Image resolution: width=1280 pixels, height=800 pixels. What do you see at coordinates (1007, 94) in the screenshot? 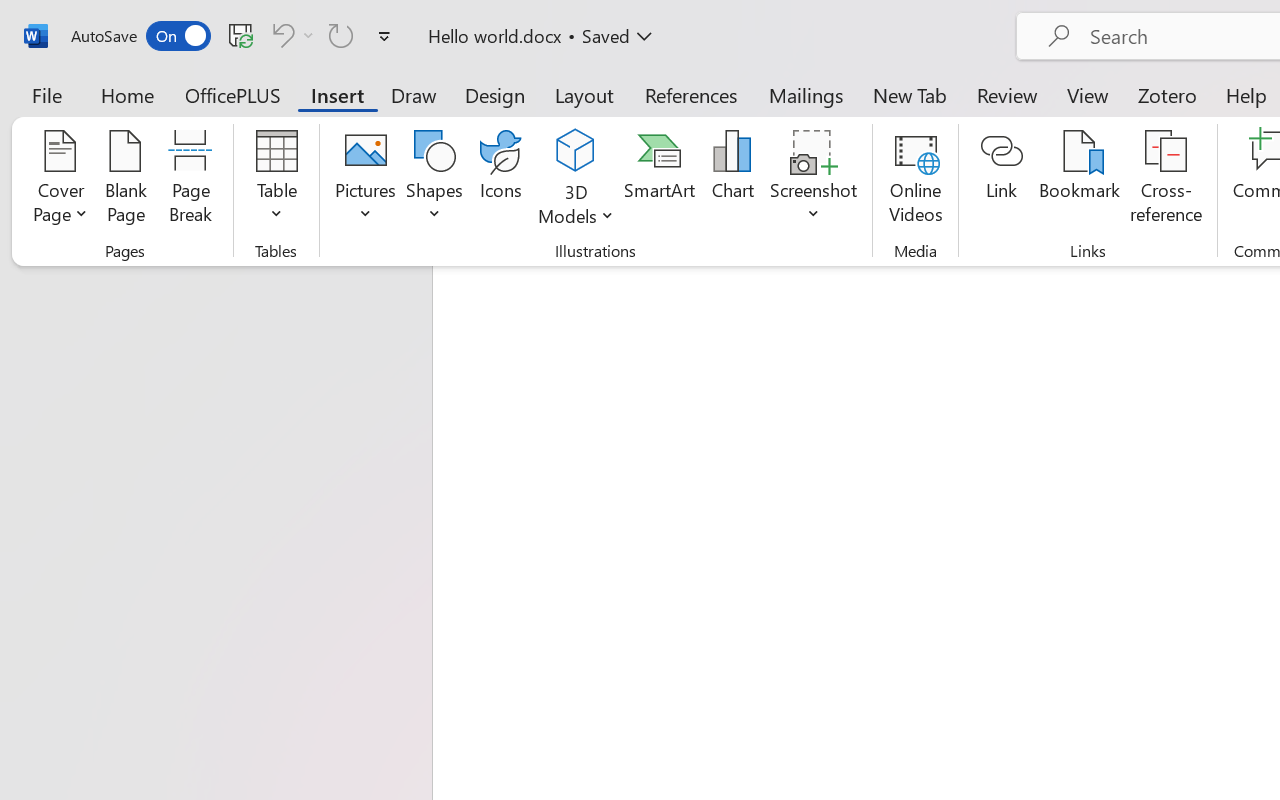
I see `'Review'` at bounding box center [1007, 94].